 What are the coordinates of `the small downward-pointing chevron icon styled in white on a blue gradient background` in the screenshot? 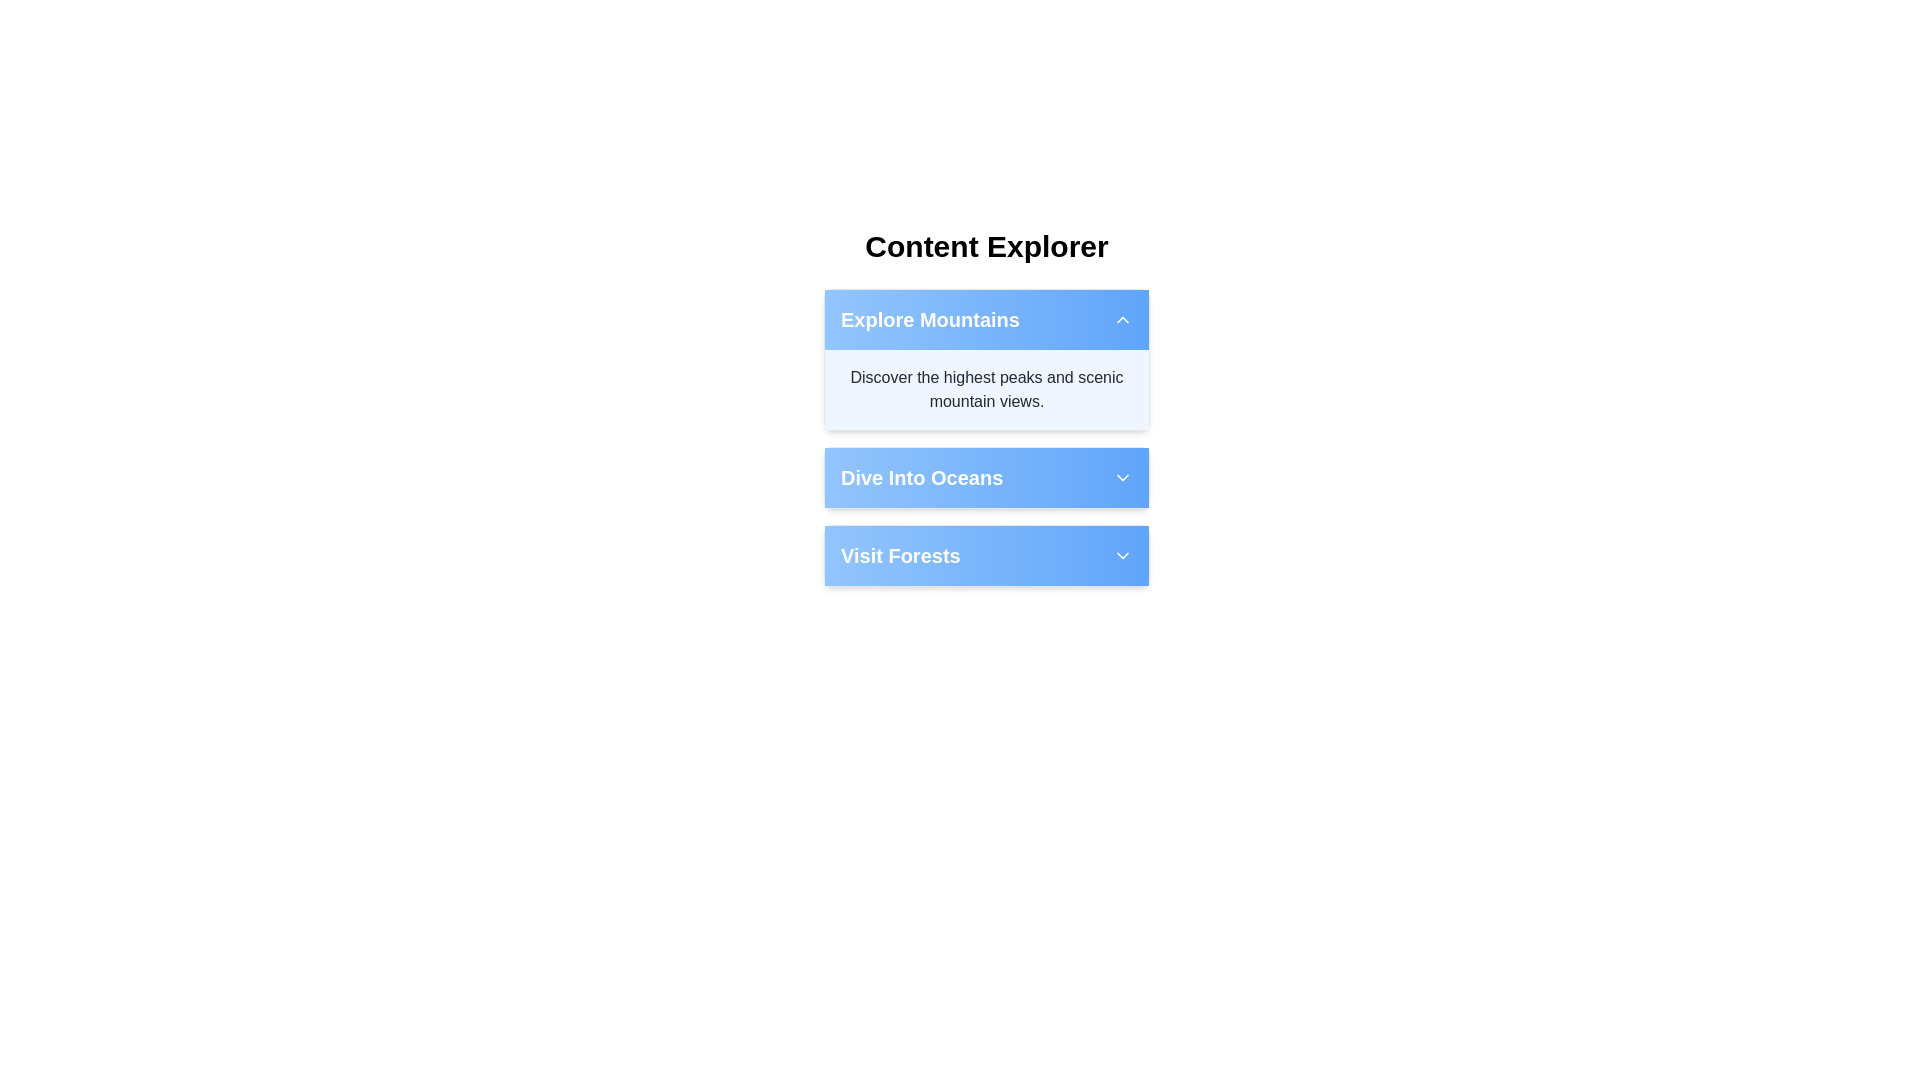 It's located at (1123, 478).